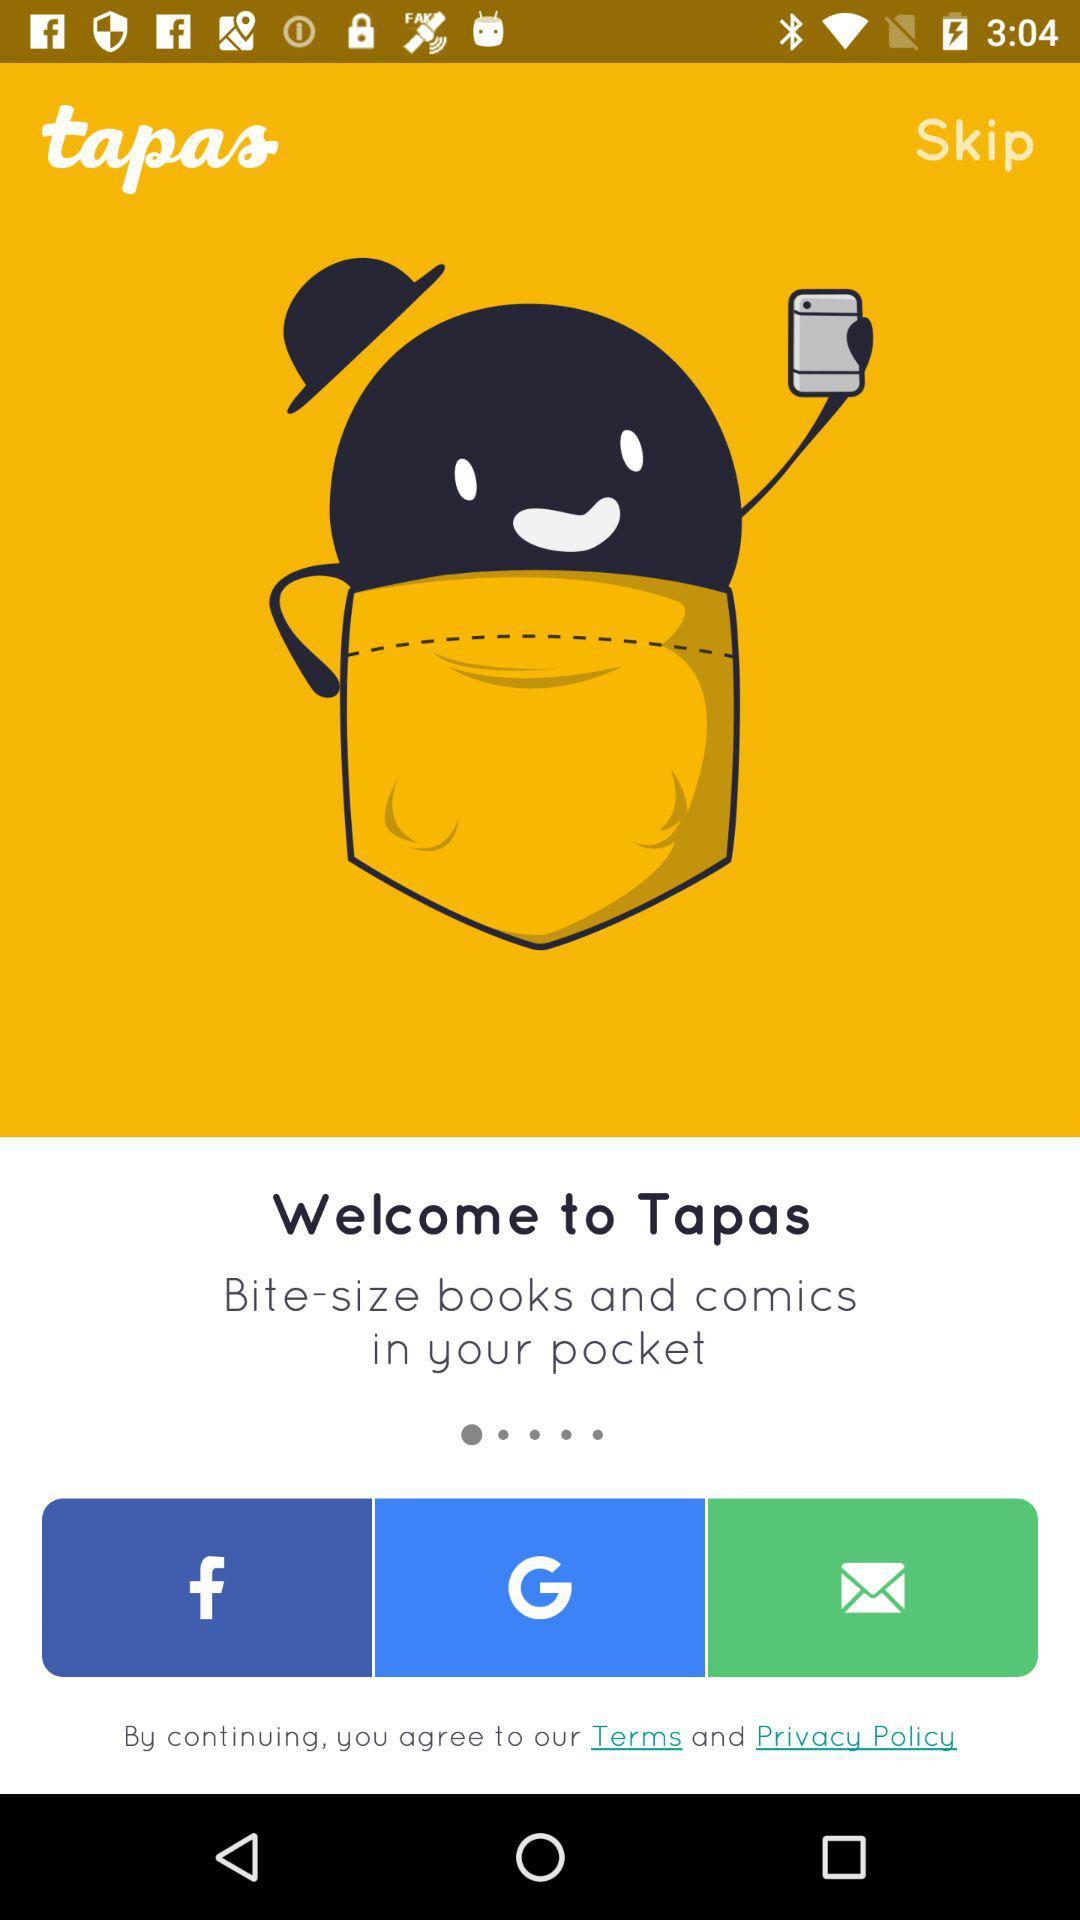 The height and width of the screenshot is (1920, 1080). Describe the element at coordinates (540, 1734) in the screenshot. I see `the by continuing you item` at that location.